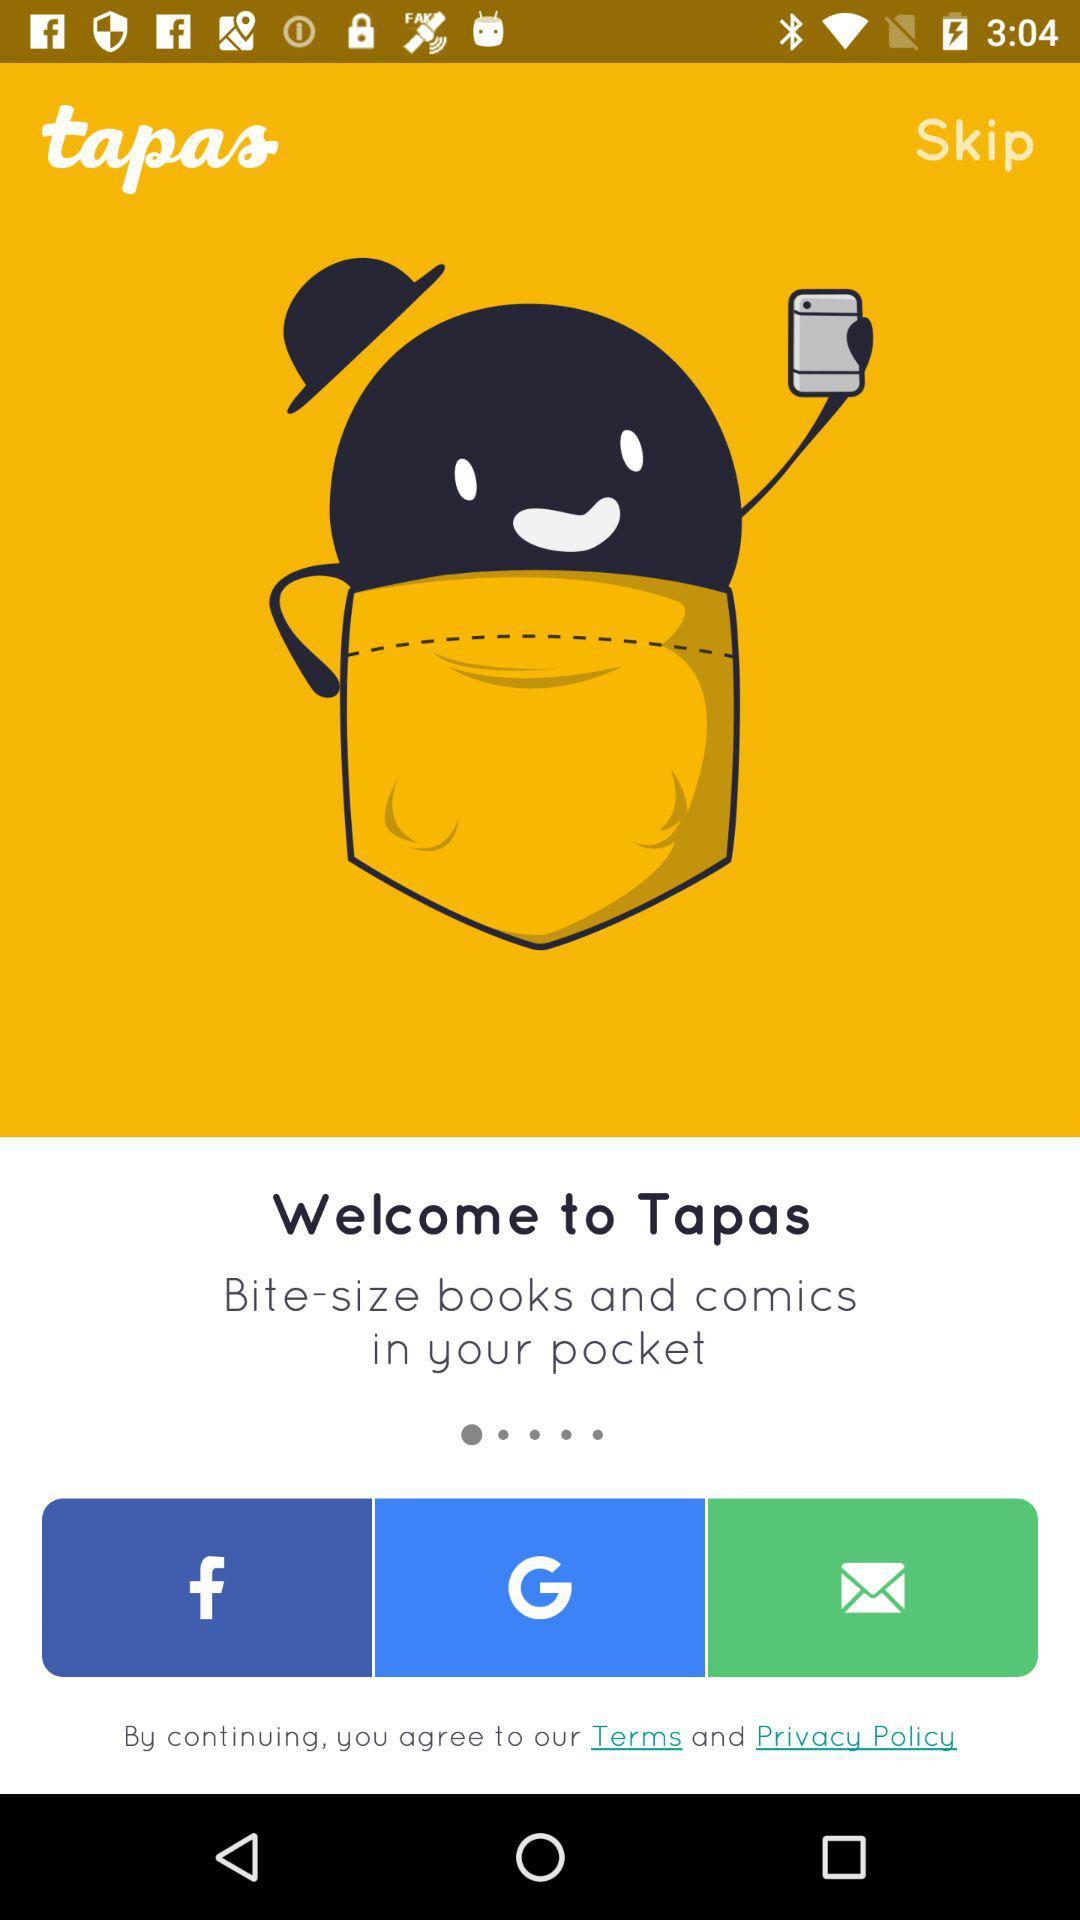 The height and width of the screenshot is (1920, 1080). Describe the element at coordinates (540, 1734) in the screenshot. I see `the by continuing you item` at that location.